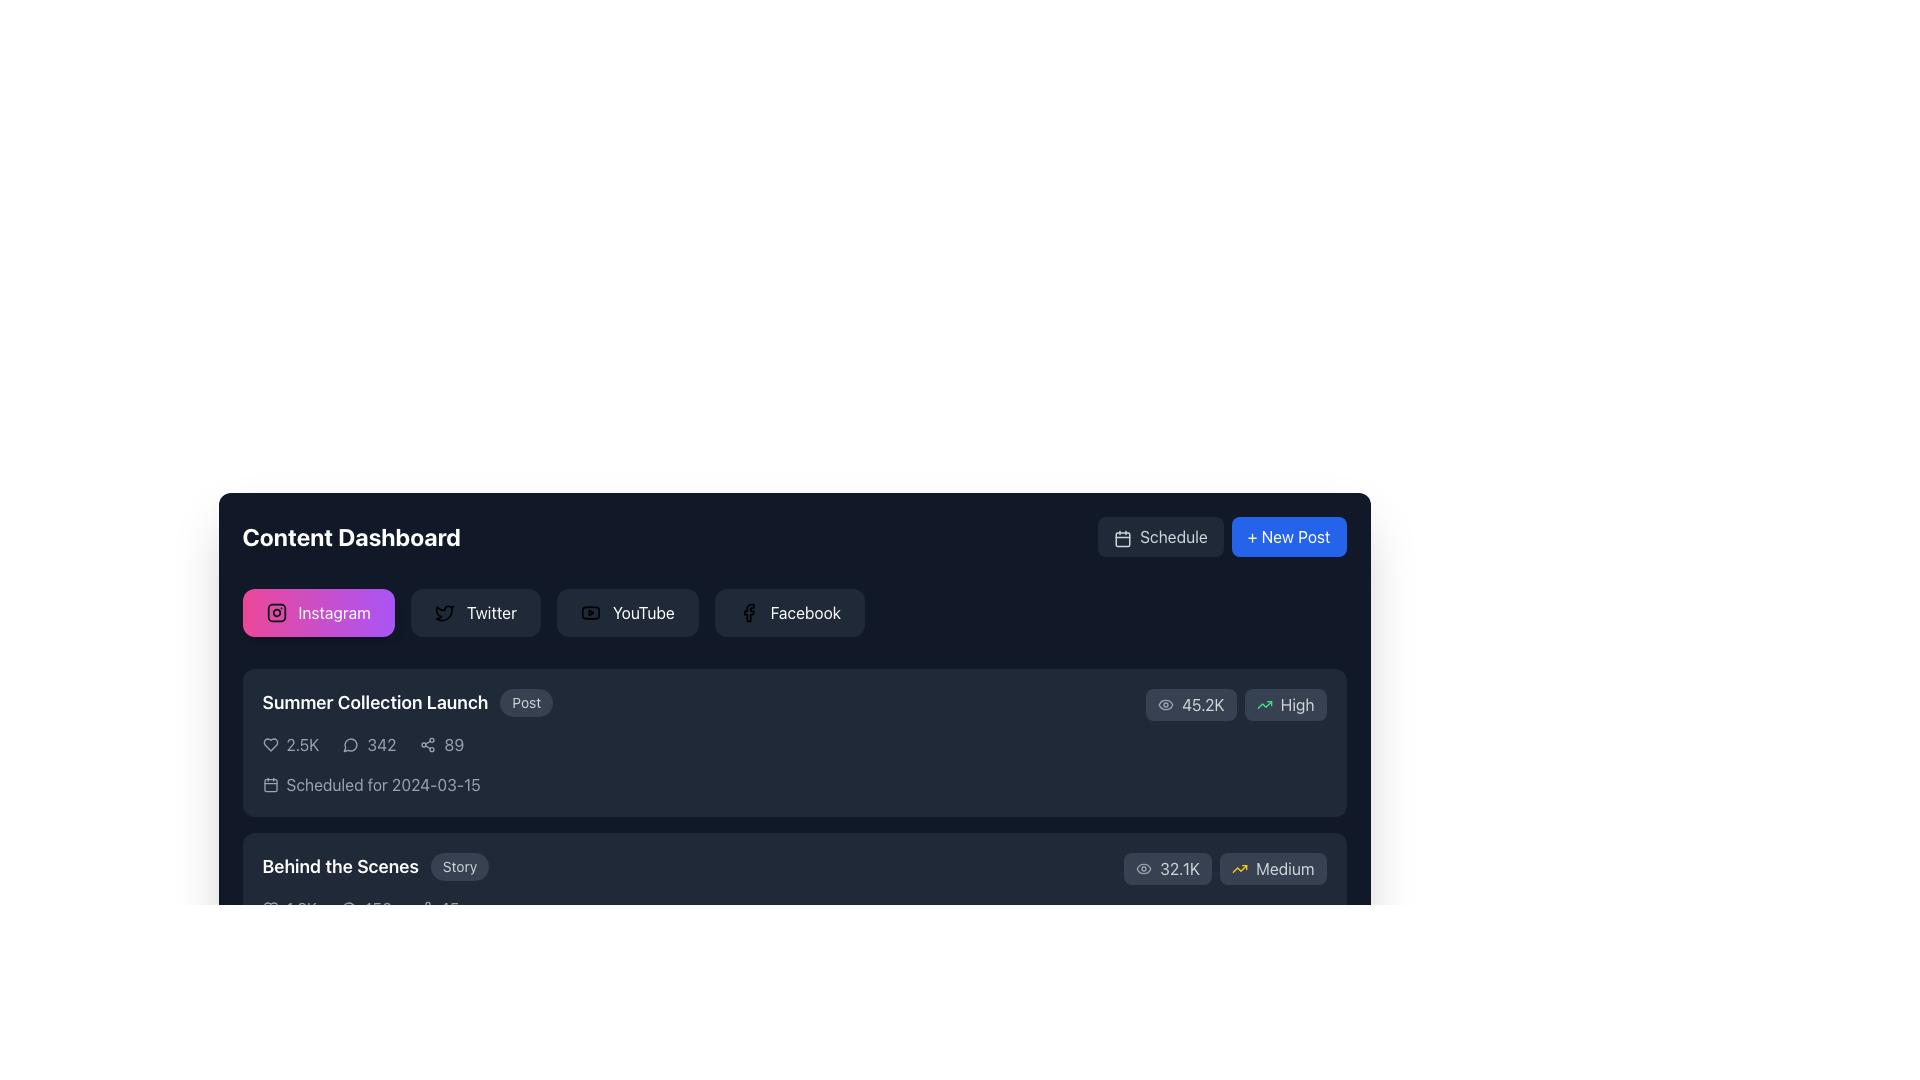  Describe the element at coordinates (289, 744) in the screenshot. I see `the text element that displays the count of likes or favorites for the 'Summer Collection Launch' post, which is the first component in a horizontal group beneath the post` at that location.